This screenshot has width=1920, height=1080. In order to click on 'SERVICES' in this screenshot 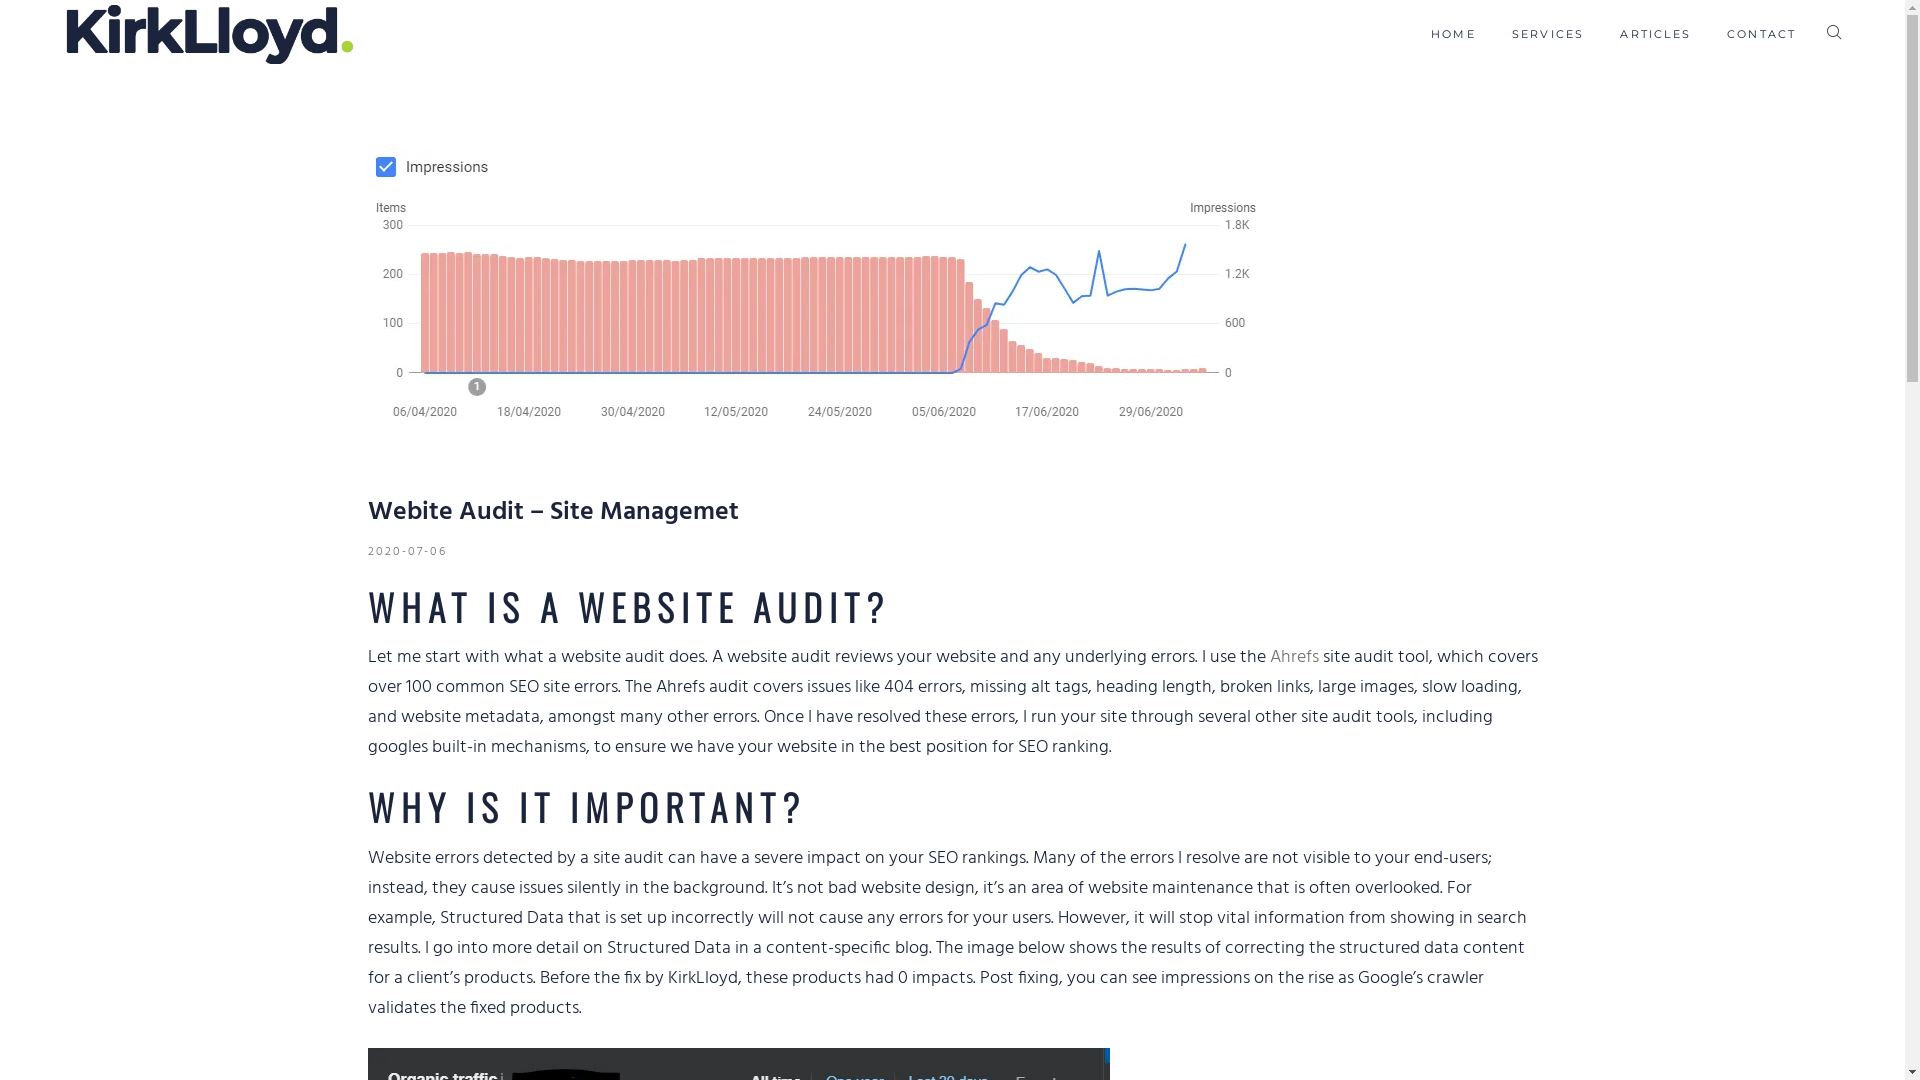, I will do `click(1547, 34)`.